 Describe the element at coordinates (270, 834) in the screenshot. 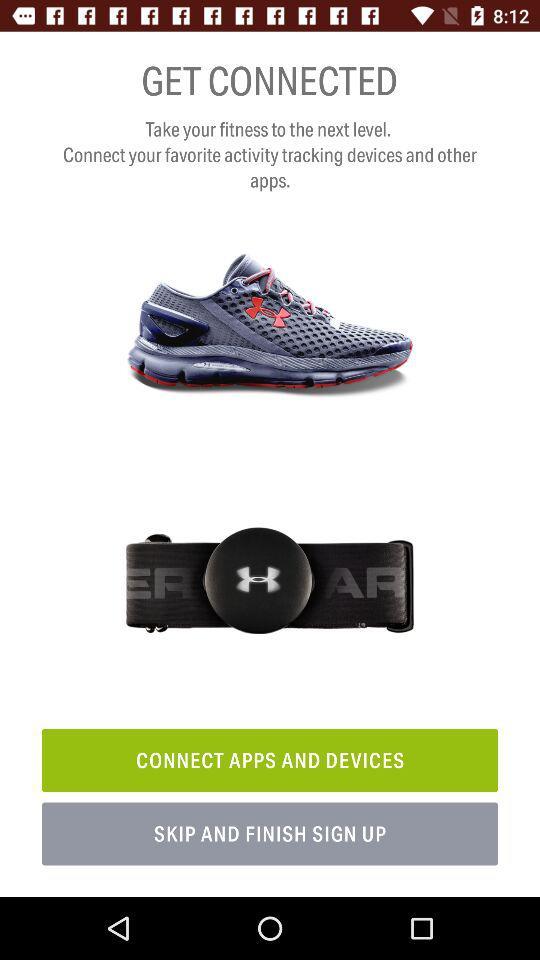

I see `the skip and finish` at that location.